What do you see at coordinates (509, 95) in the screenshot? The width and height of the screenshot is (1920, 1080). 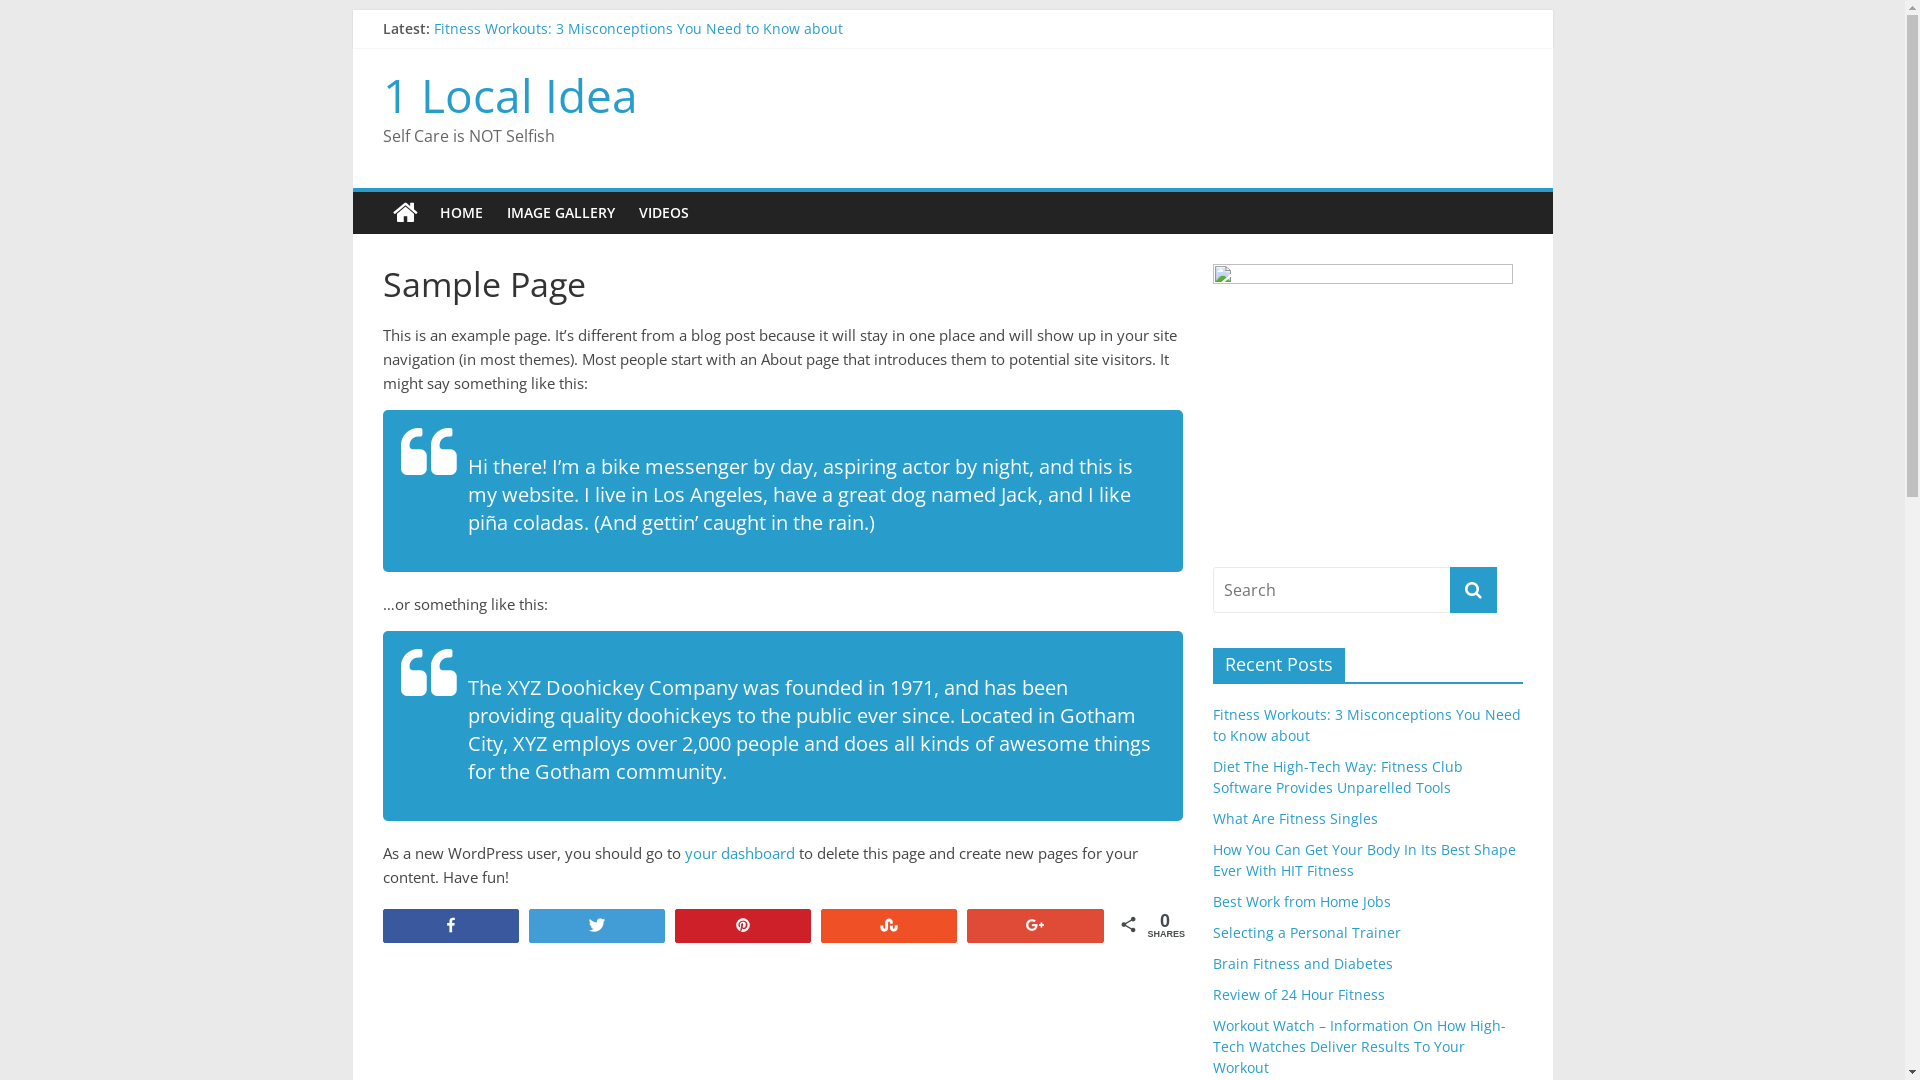 I see `'1 Local Idea'` at bounding box center [509, 95].